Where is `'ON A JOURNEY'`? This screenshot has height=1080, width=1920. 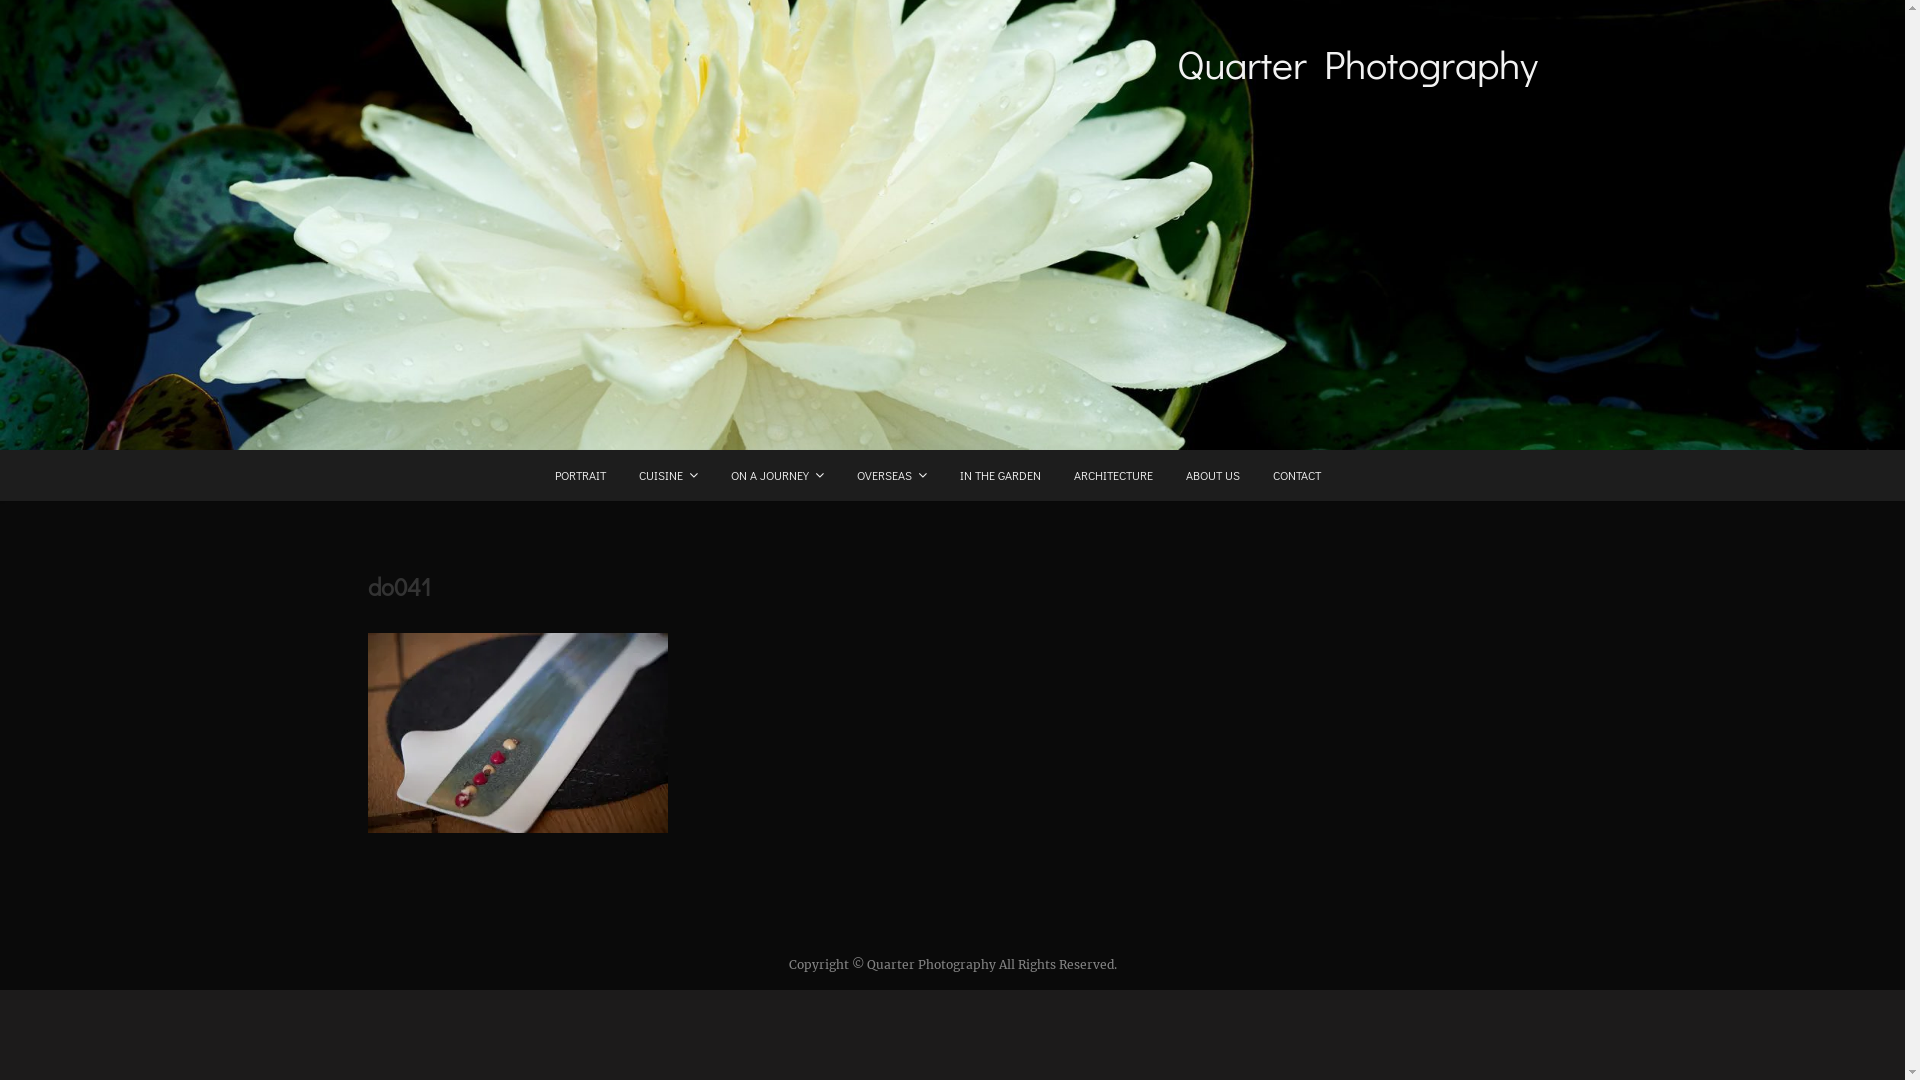 'ON A JOURNEY' is located at coordinates (776, 475).